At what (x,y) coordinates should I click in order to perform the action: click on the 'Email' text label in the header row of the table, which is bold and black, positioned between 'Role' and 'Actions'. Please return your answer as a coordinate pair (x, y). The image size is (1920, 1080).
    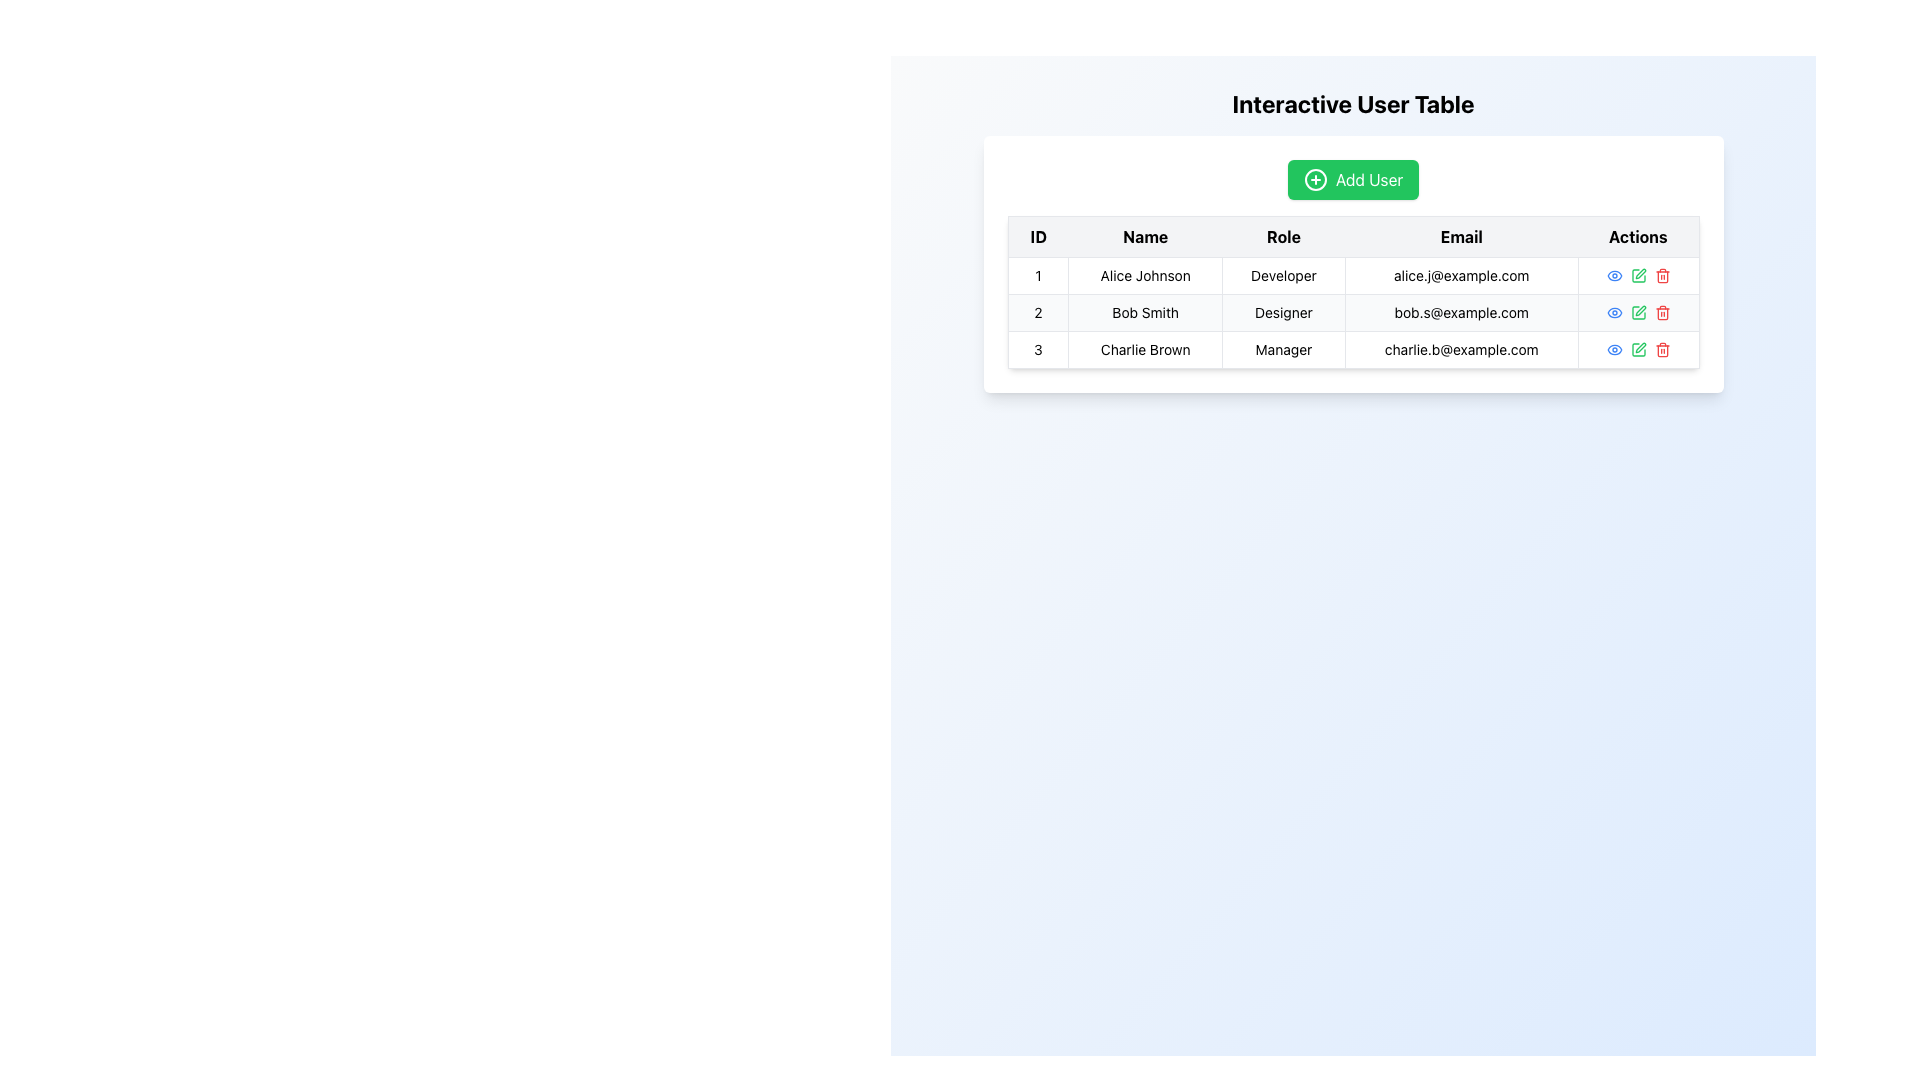
    Looking at the image, I should click on (1461, 235).